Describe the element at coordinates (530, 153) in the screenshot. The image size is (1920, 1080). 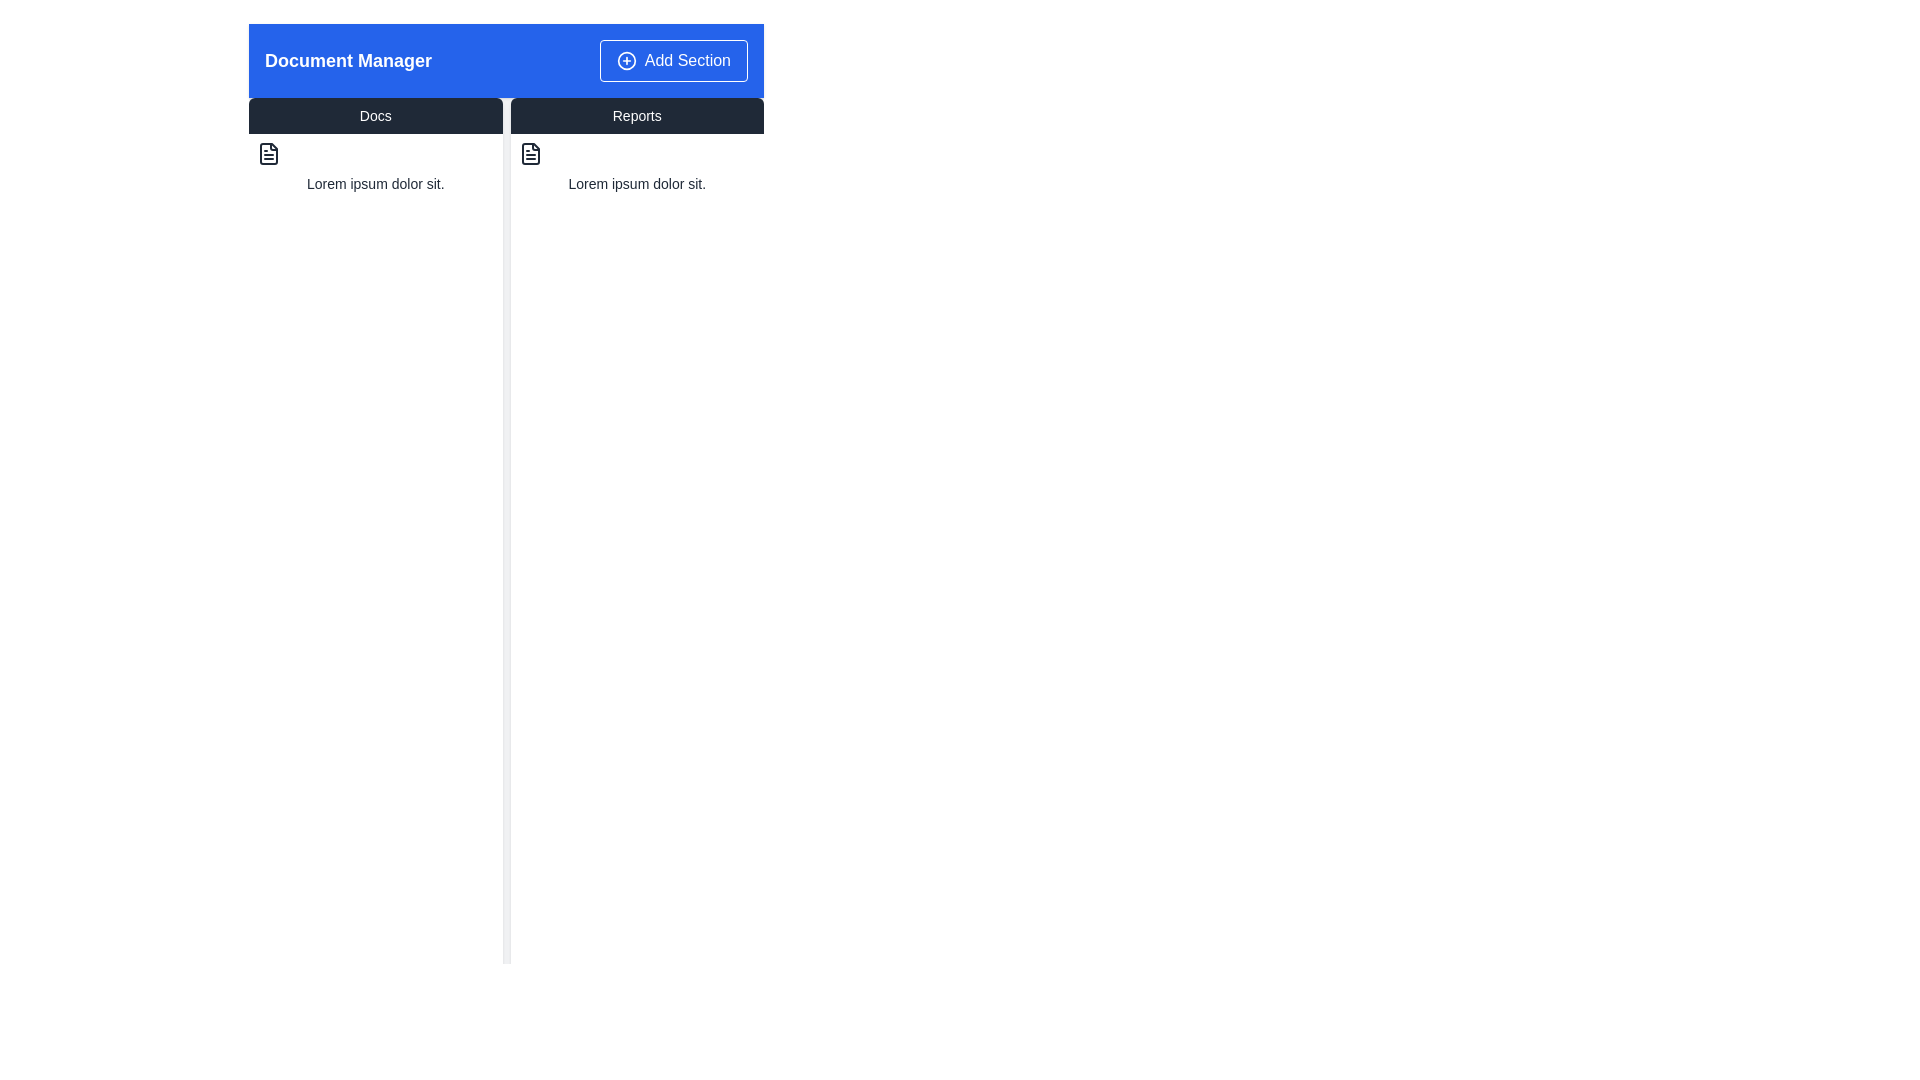
I see `the document or file icon located in the second column under the 'Reports' tab, positioned above the text 'Lorem ipsum dolor sit.'` at that location.